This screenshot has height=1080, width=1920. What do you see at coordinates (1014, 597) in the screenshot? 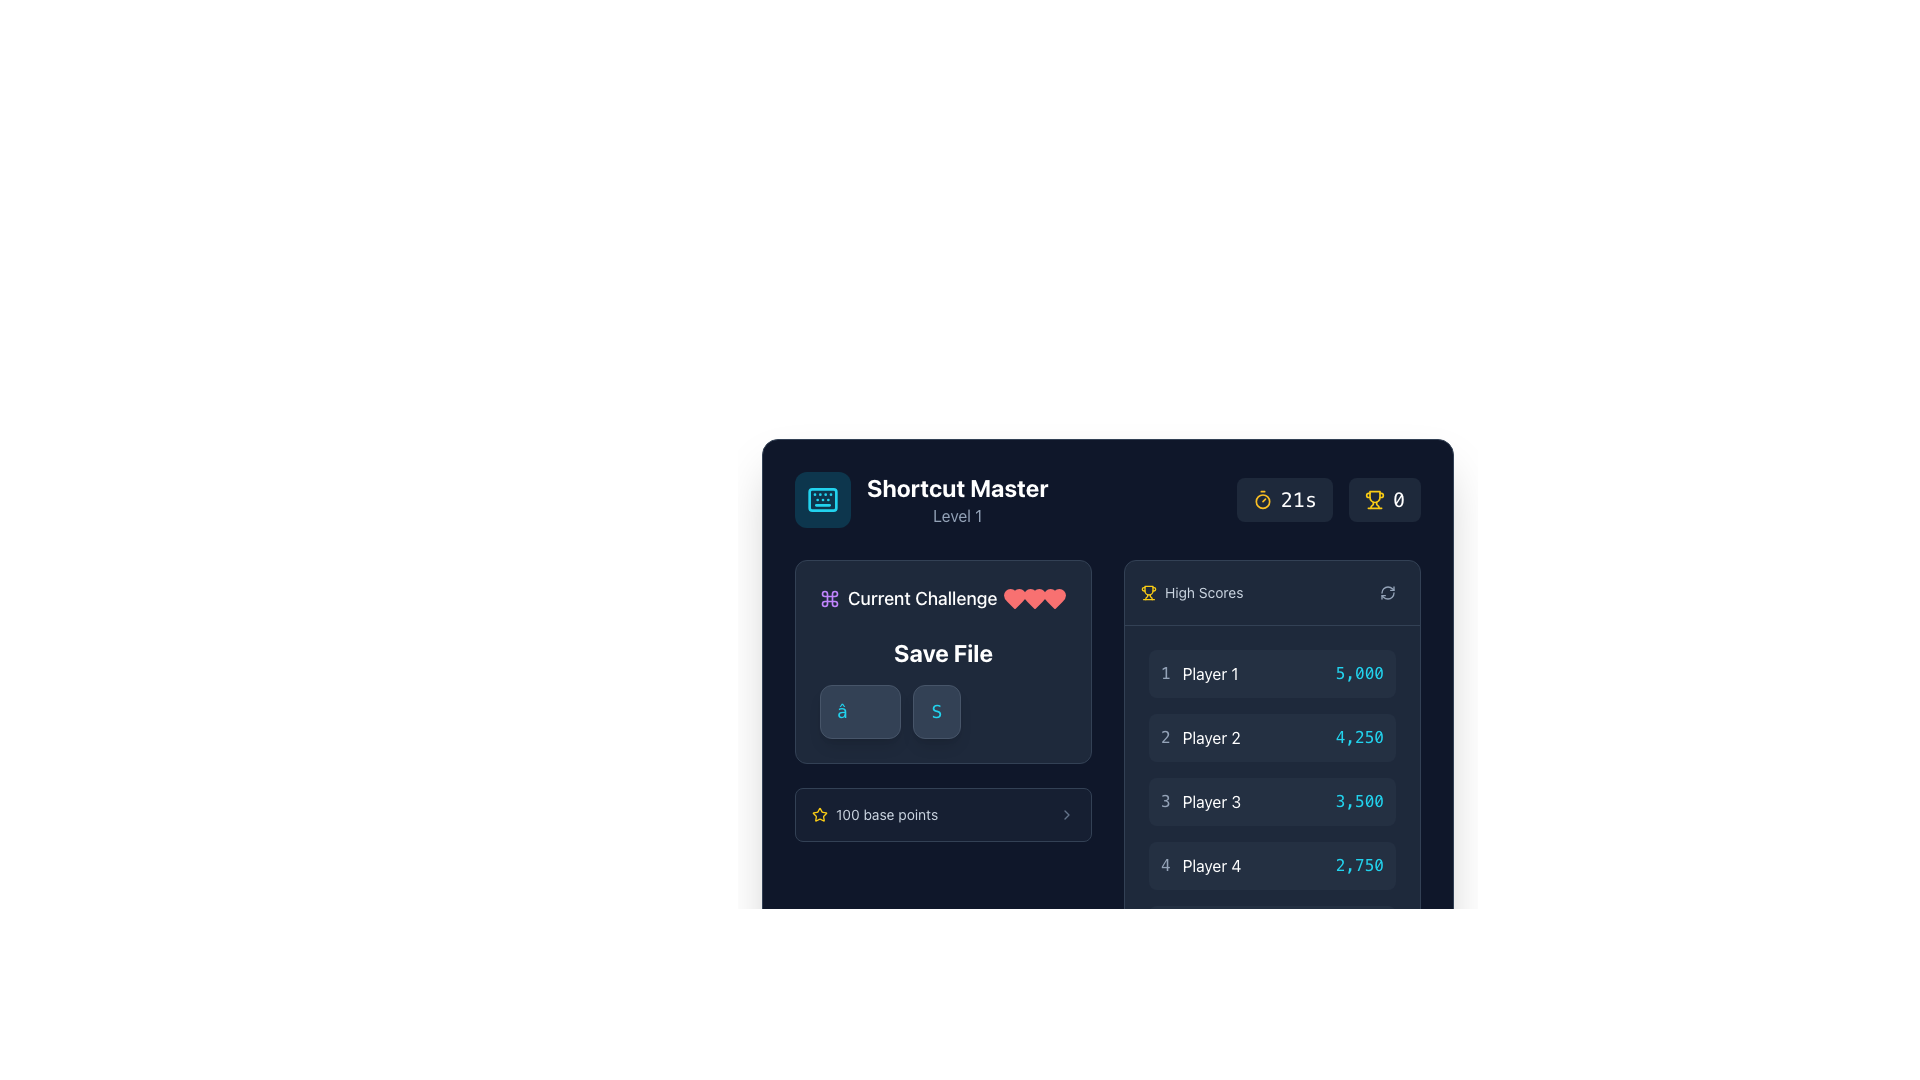
I see `the third heart icon representing a life unit in the 'Current Challenge' section of the interface header` at bounding box center [1014, 597].